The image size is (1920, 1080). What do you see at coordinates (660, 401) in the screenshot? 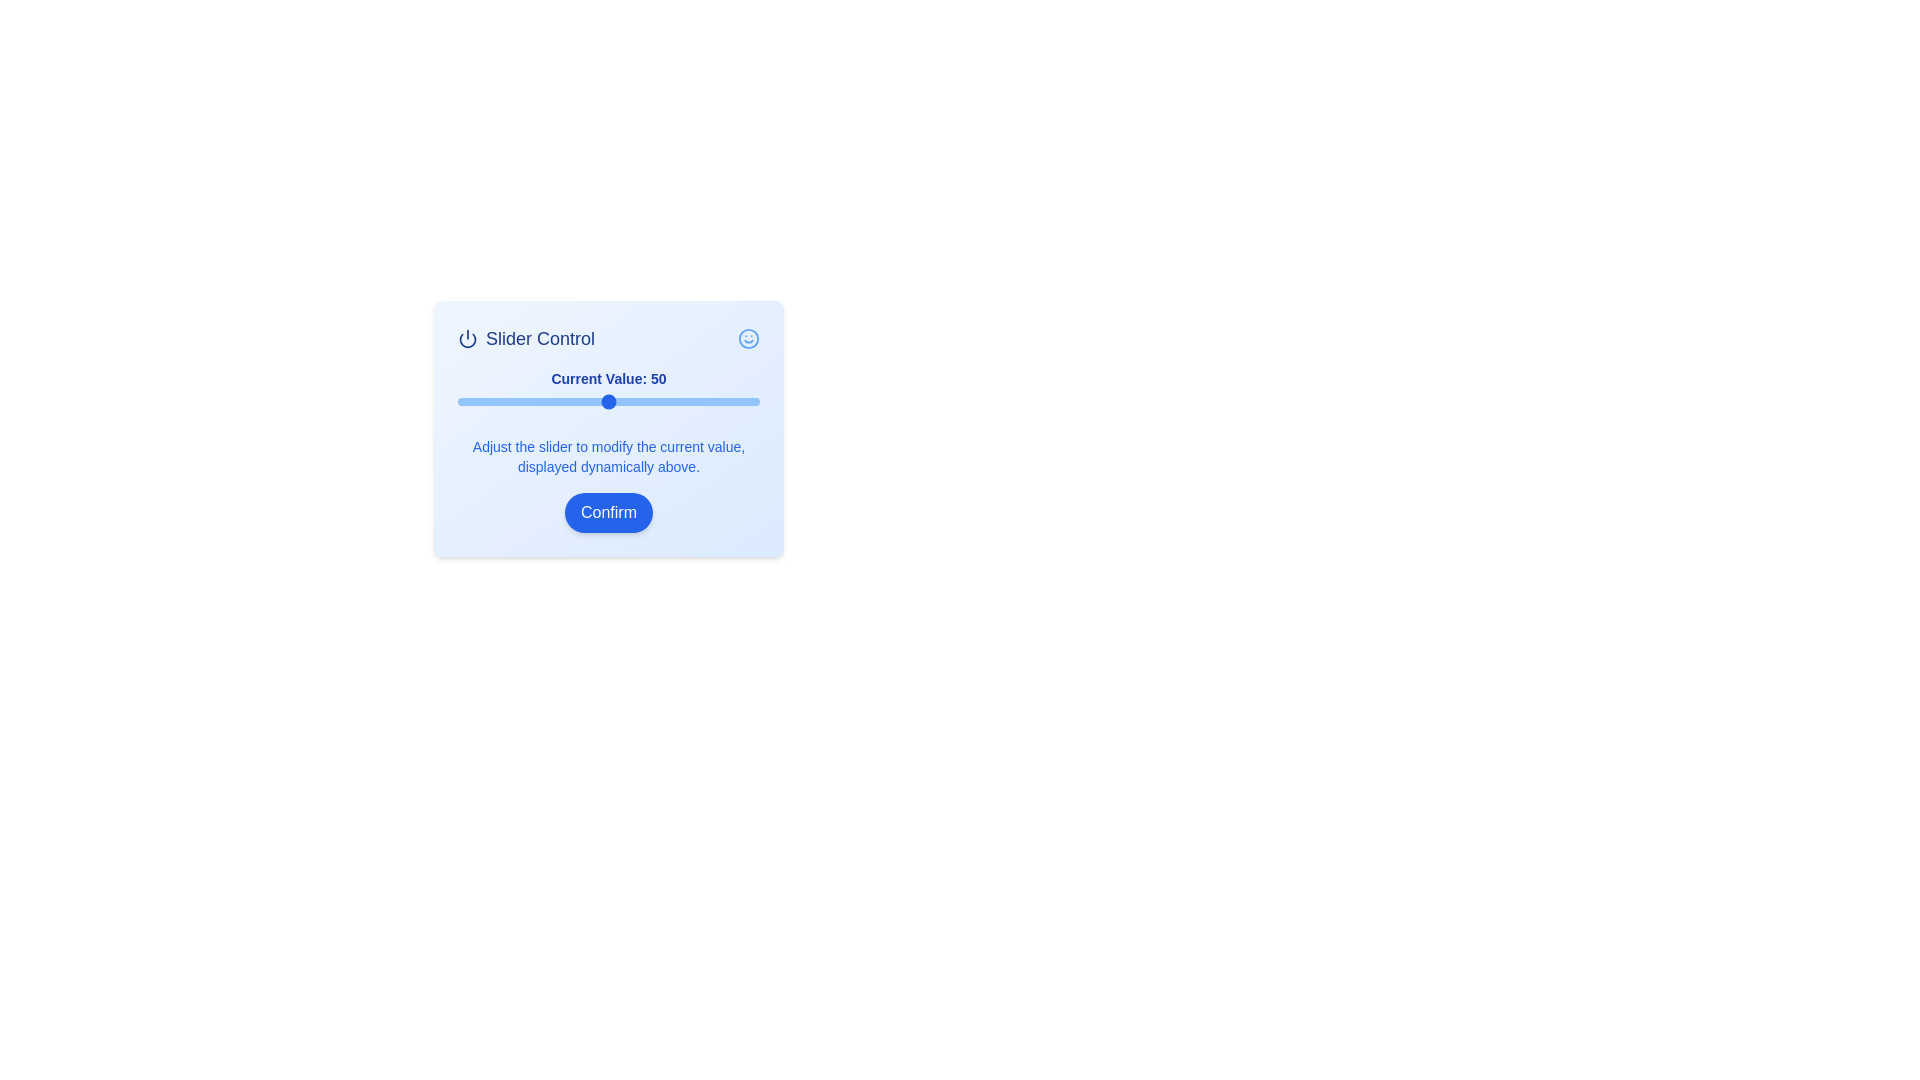
I see `the slider value` at bounding box center [660, 401].